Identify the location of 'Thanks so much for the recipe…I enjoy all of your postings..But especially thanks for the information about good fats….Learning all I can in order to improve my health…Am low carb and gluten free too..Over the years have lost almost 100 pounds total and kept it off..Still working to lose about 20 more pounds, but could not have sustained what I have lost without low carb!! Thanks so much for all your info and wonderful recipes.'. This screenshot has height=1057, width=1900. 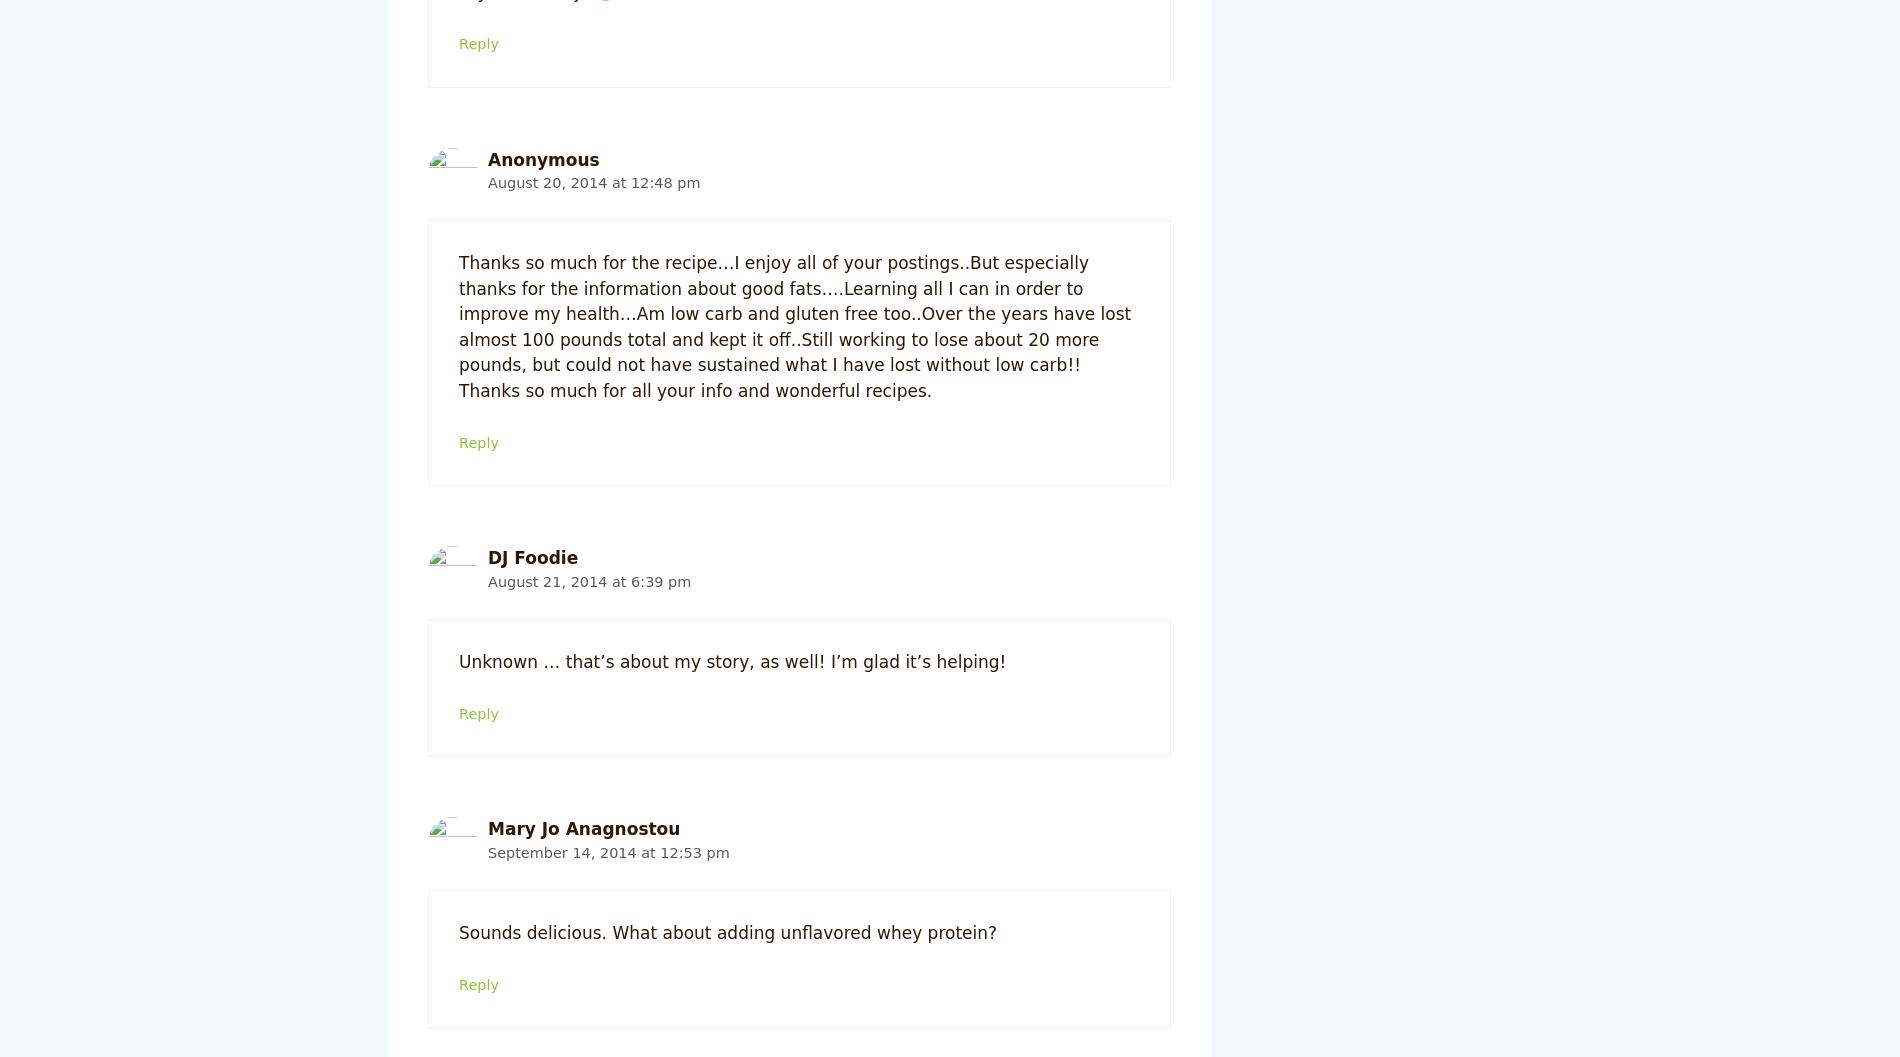
(793, 326).